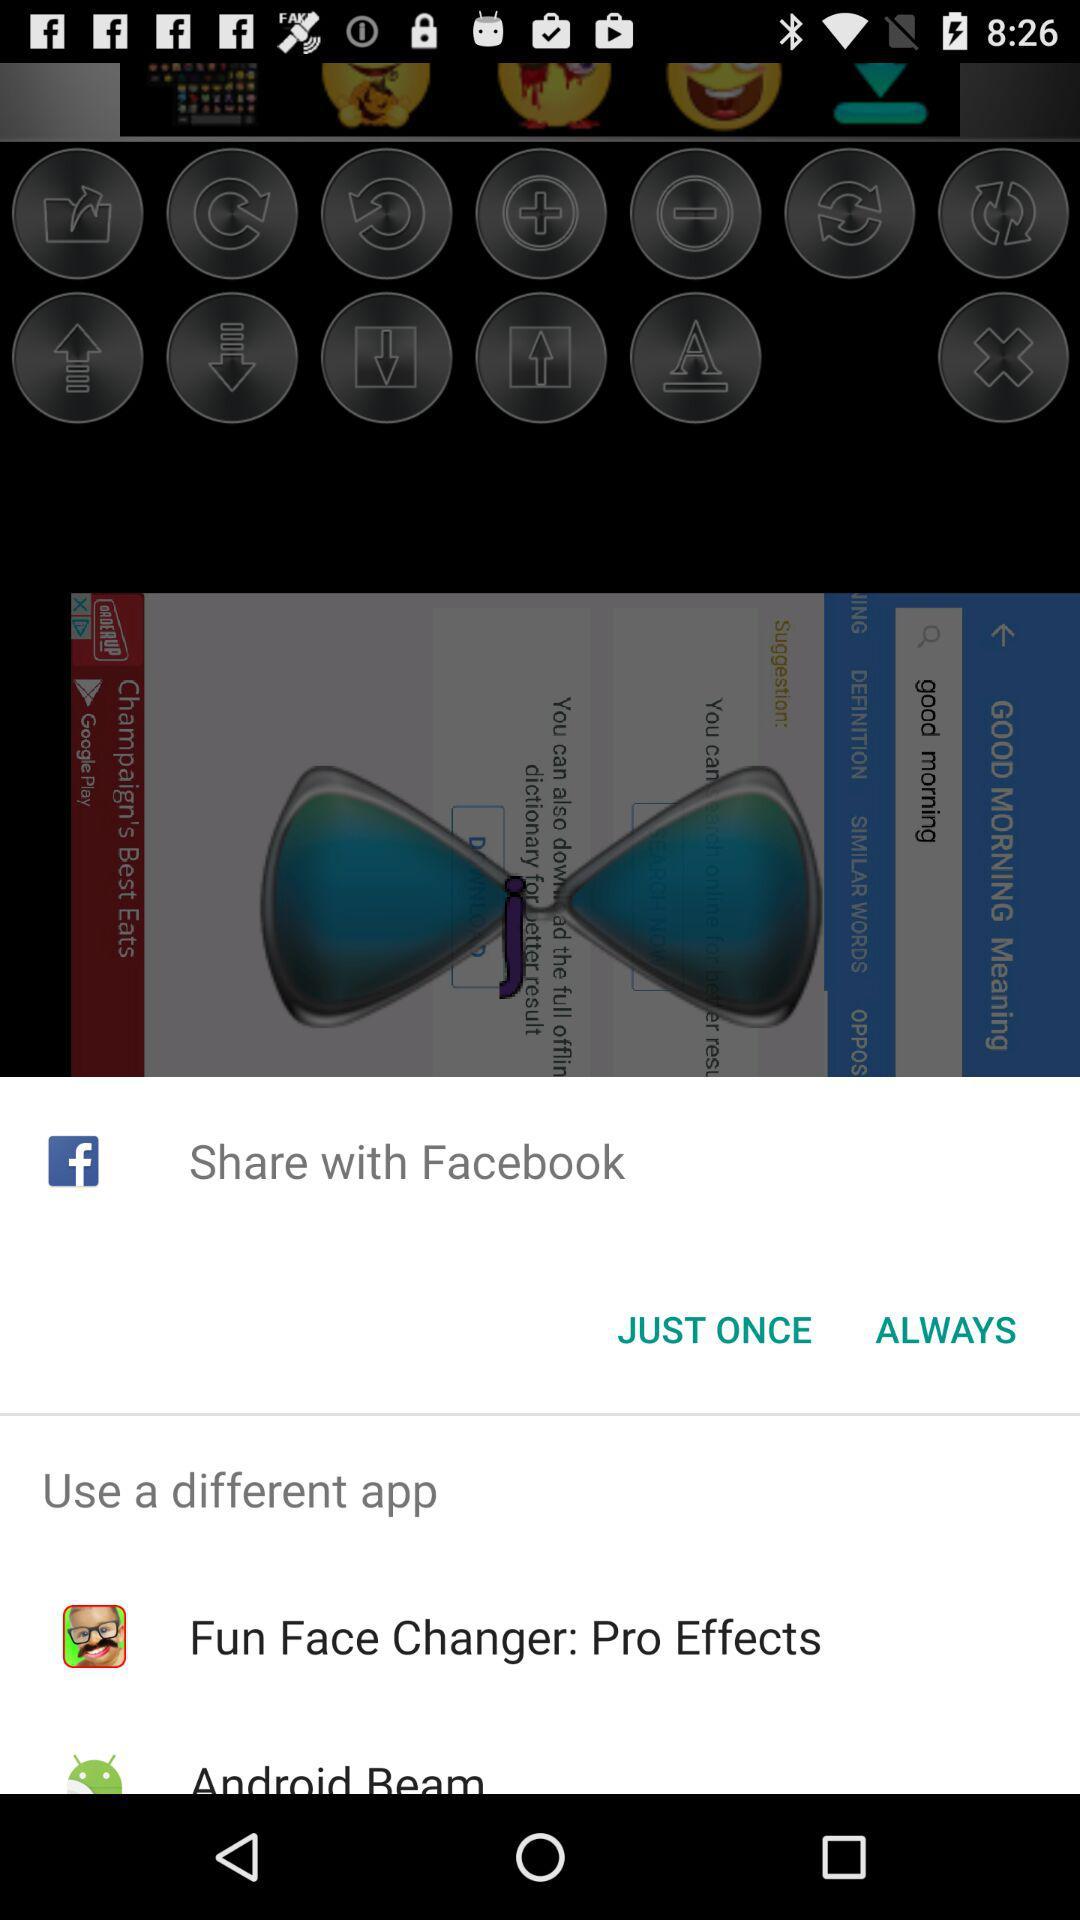  What do you see at coordinates (336, 1772) in the screenshot?
I see `android beam` at bounding box center [336, 1772].